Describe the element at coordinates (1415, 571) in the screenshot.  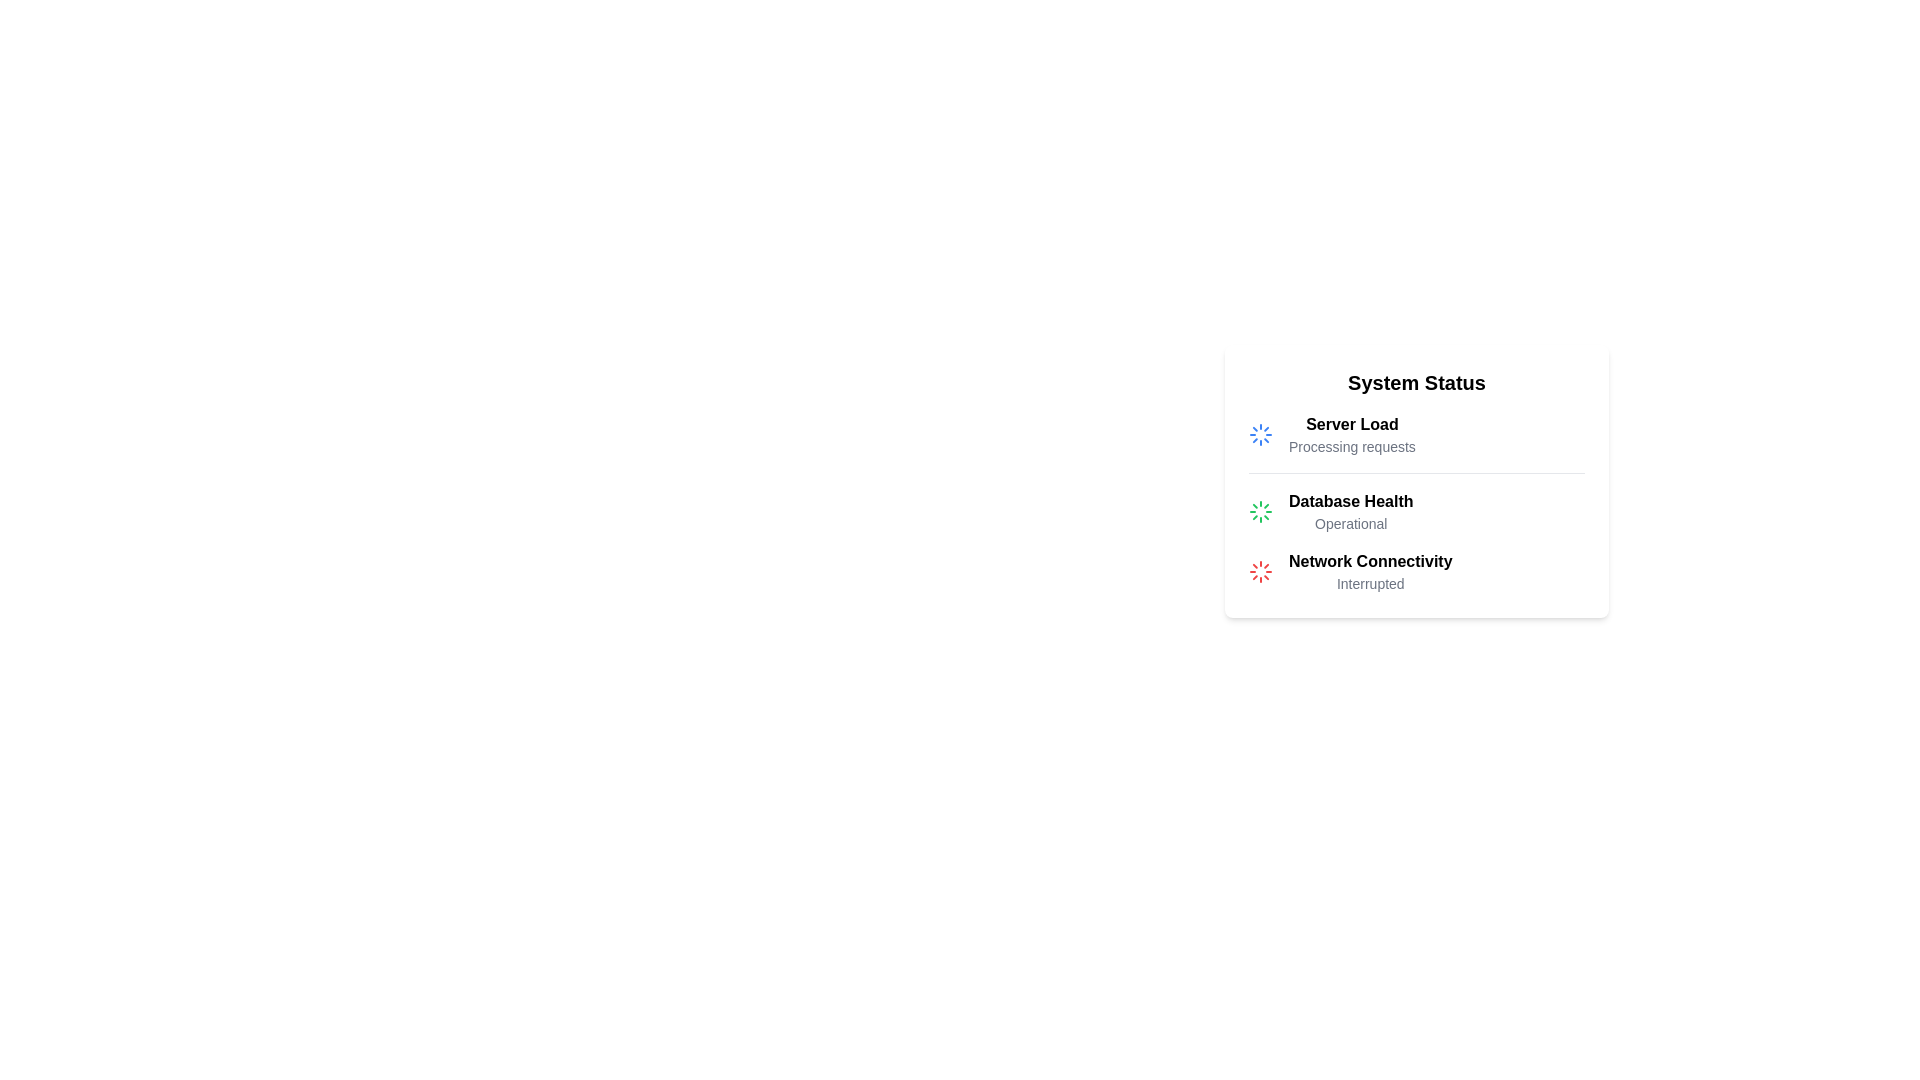
I see `status of the 'Network Connectivity' display, which indicates that the network status is currently 'Interrupted'. This element is positioned at the bottom of the 'System Status' card, below the 'Database Health' section` at that location.